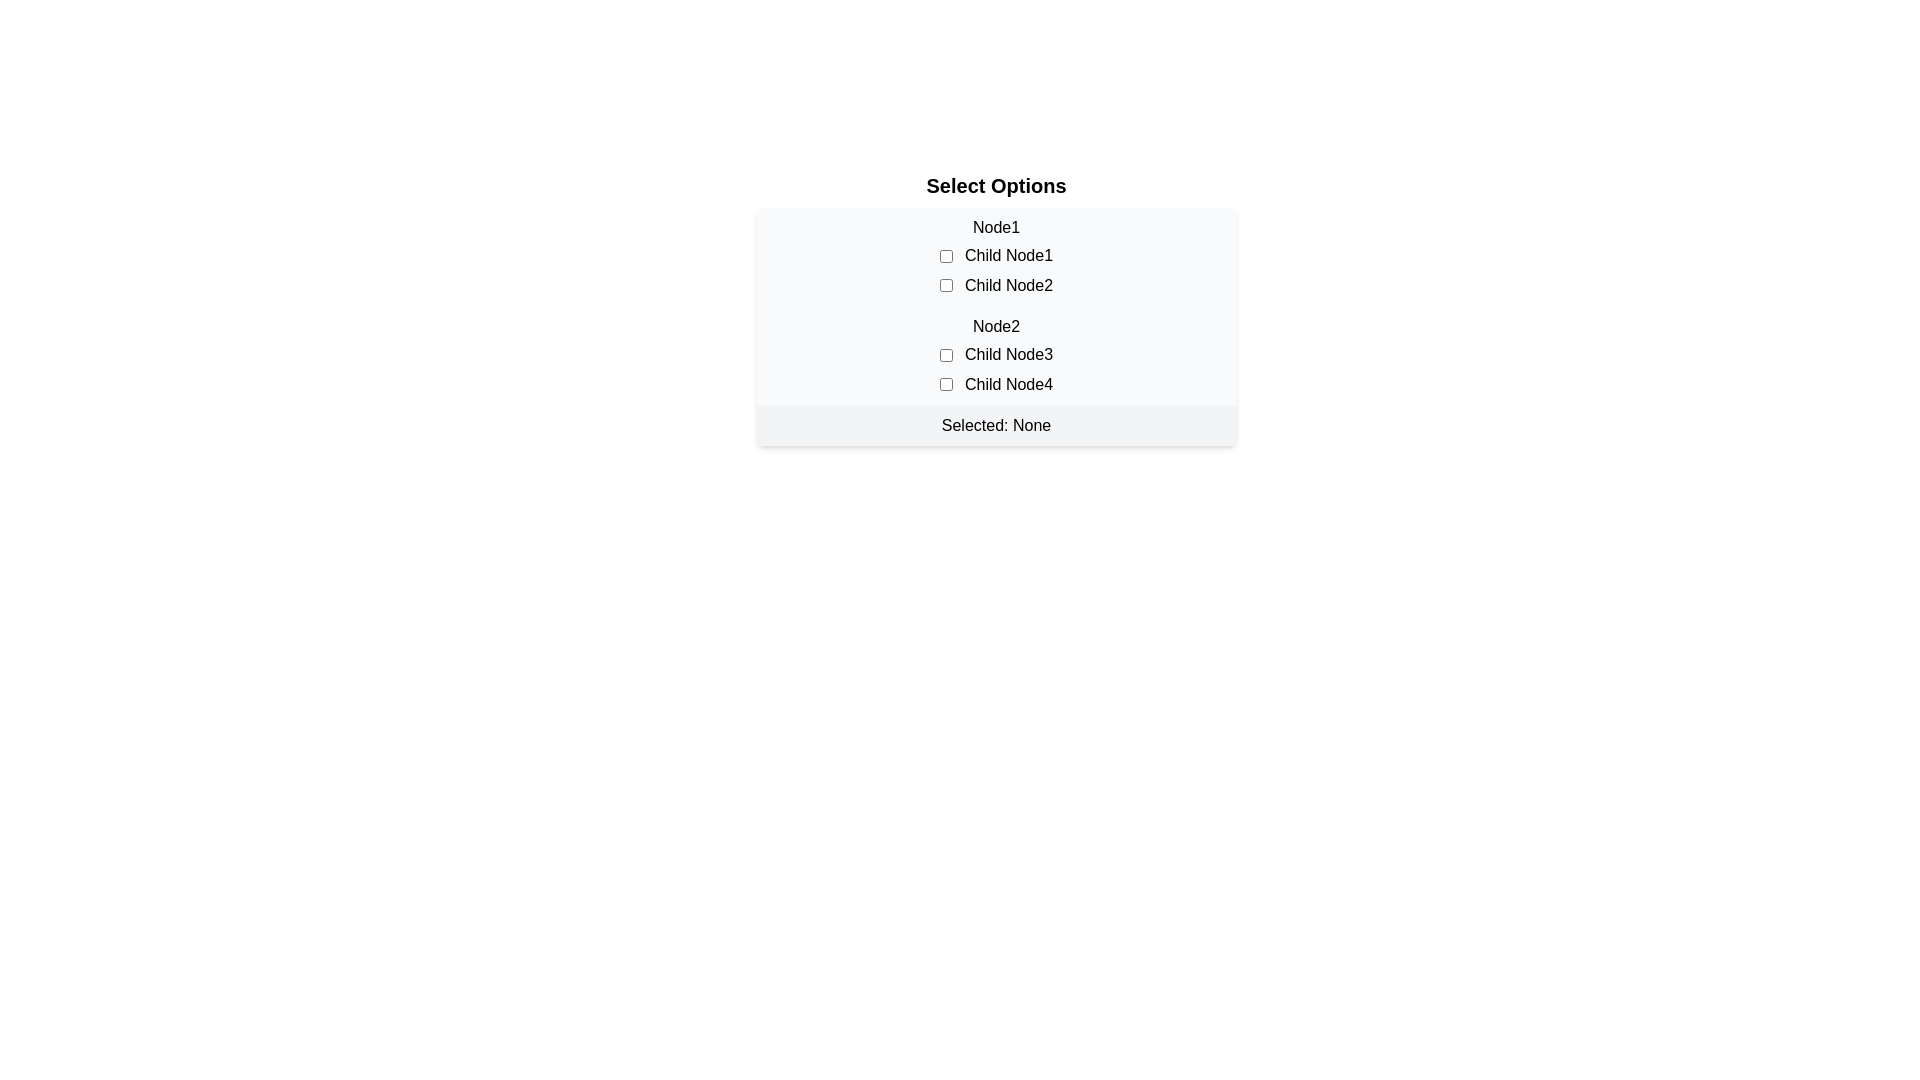 Image resolution: width=1920 pixels, height=1080 pixels. What do you see at coordinates (1008, 254) in the screenshot?
I see `the label that describes the first checkbox in the 'Node1' category, positioned horizontally to its right` at bounding box center [1008, 254].